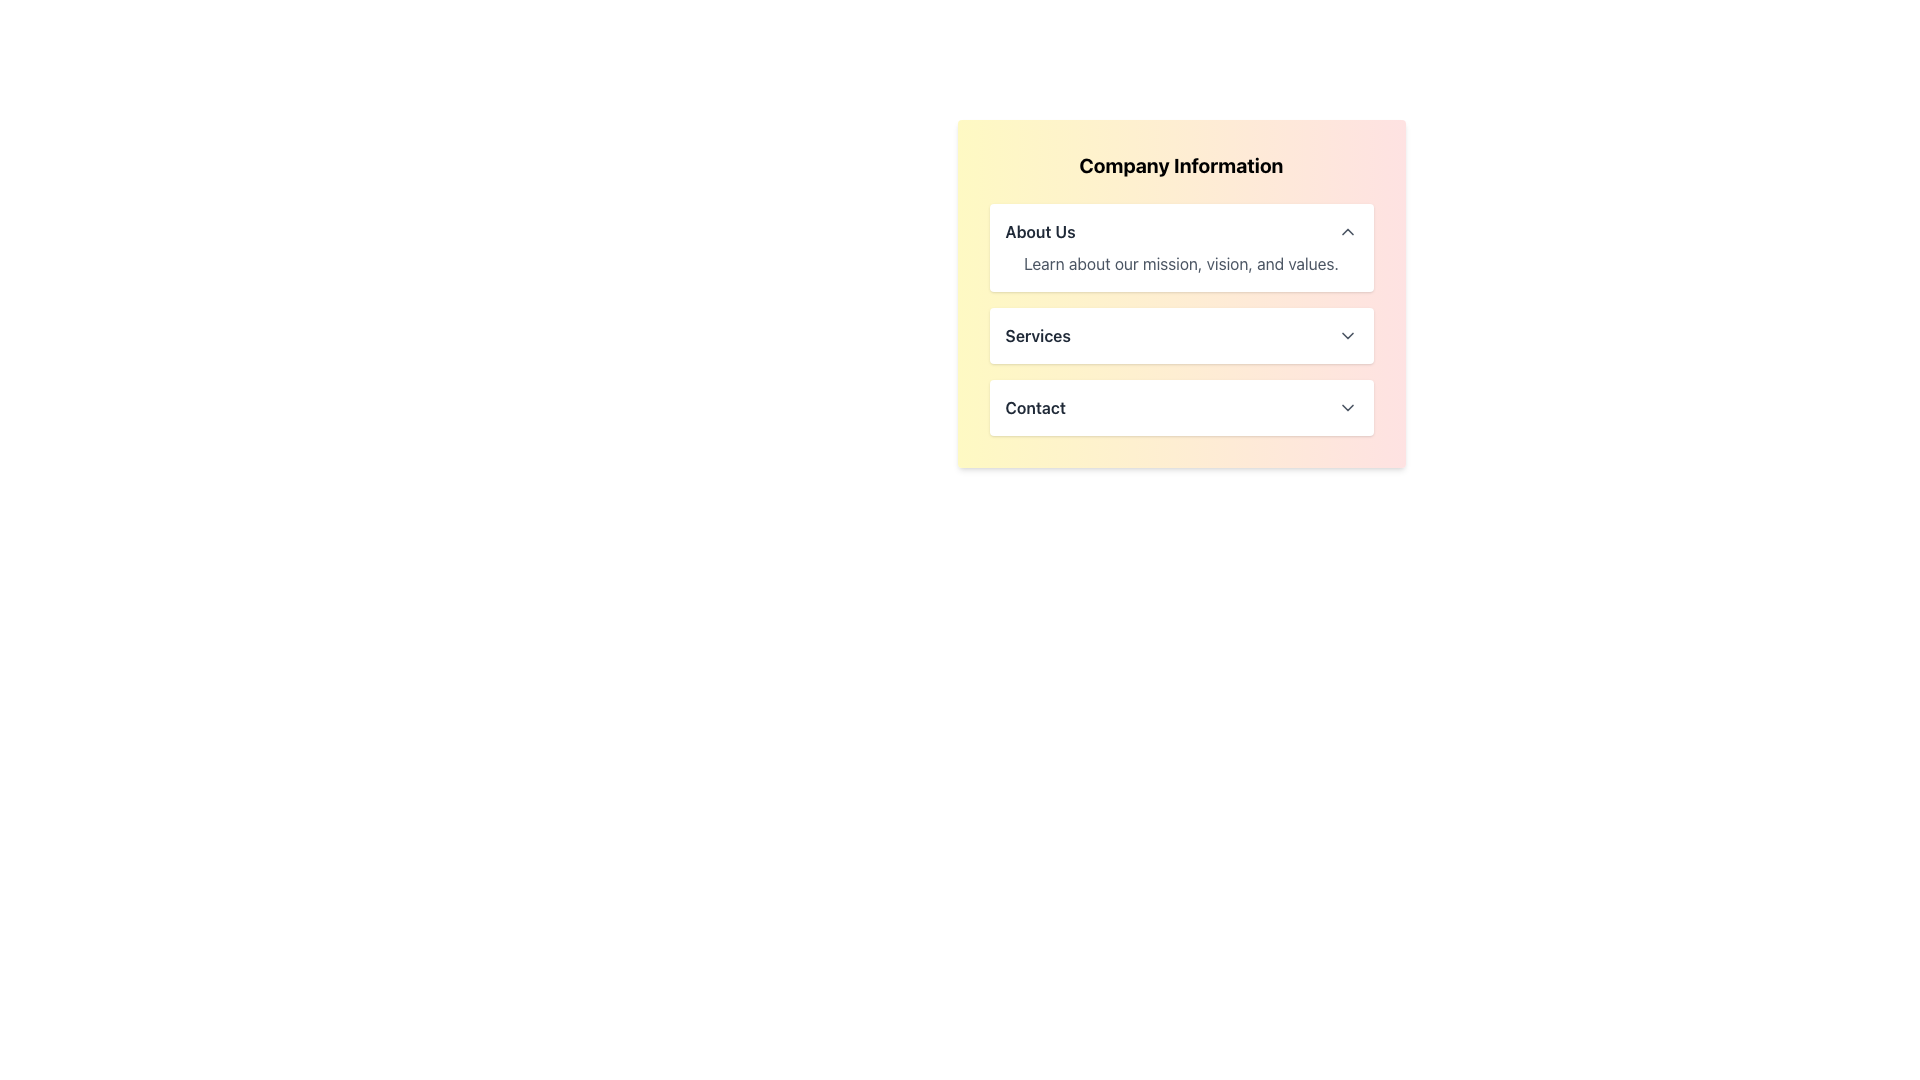 Image resolution: width=1920 pixels, height=1080 pixels. What do you see at coordinates (1181, 262) in the screenshot?
I see `the Text Label located beneath the 'About Us' header in the 'About Us' expandable section` at bounding box center [1181, 262].